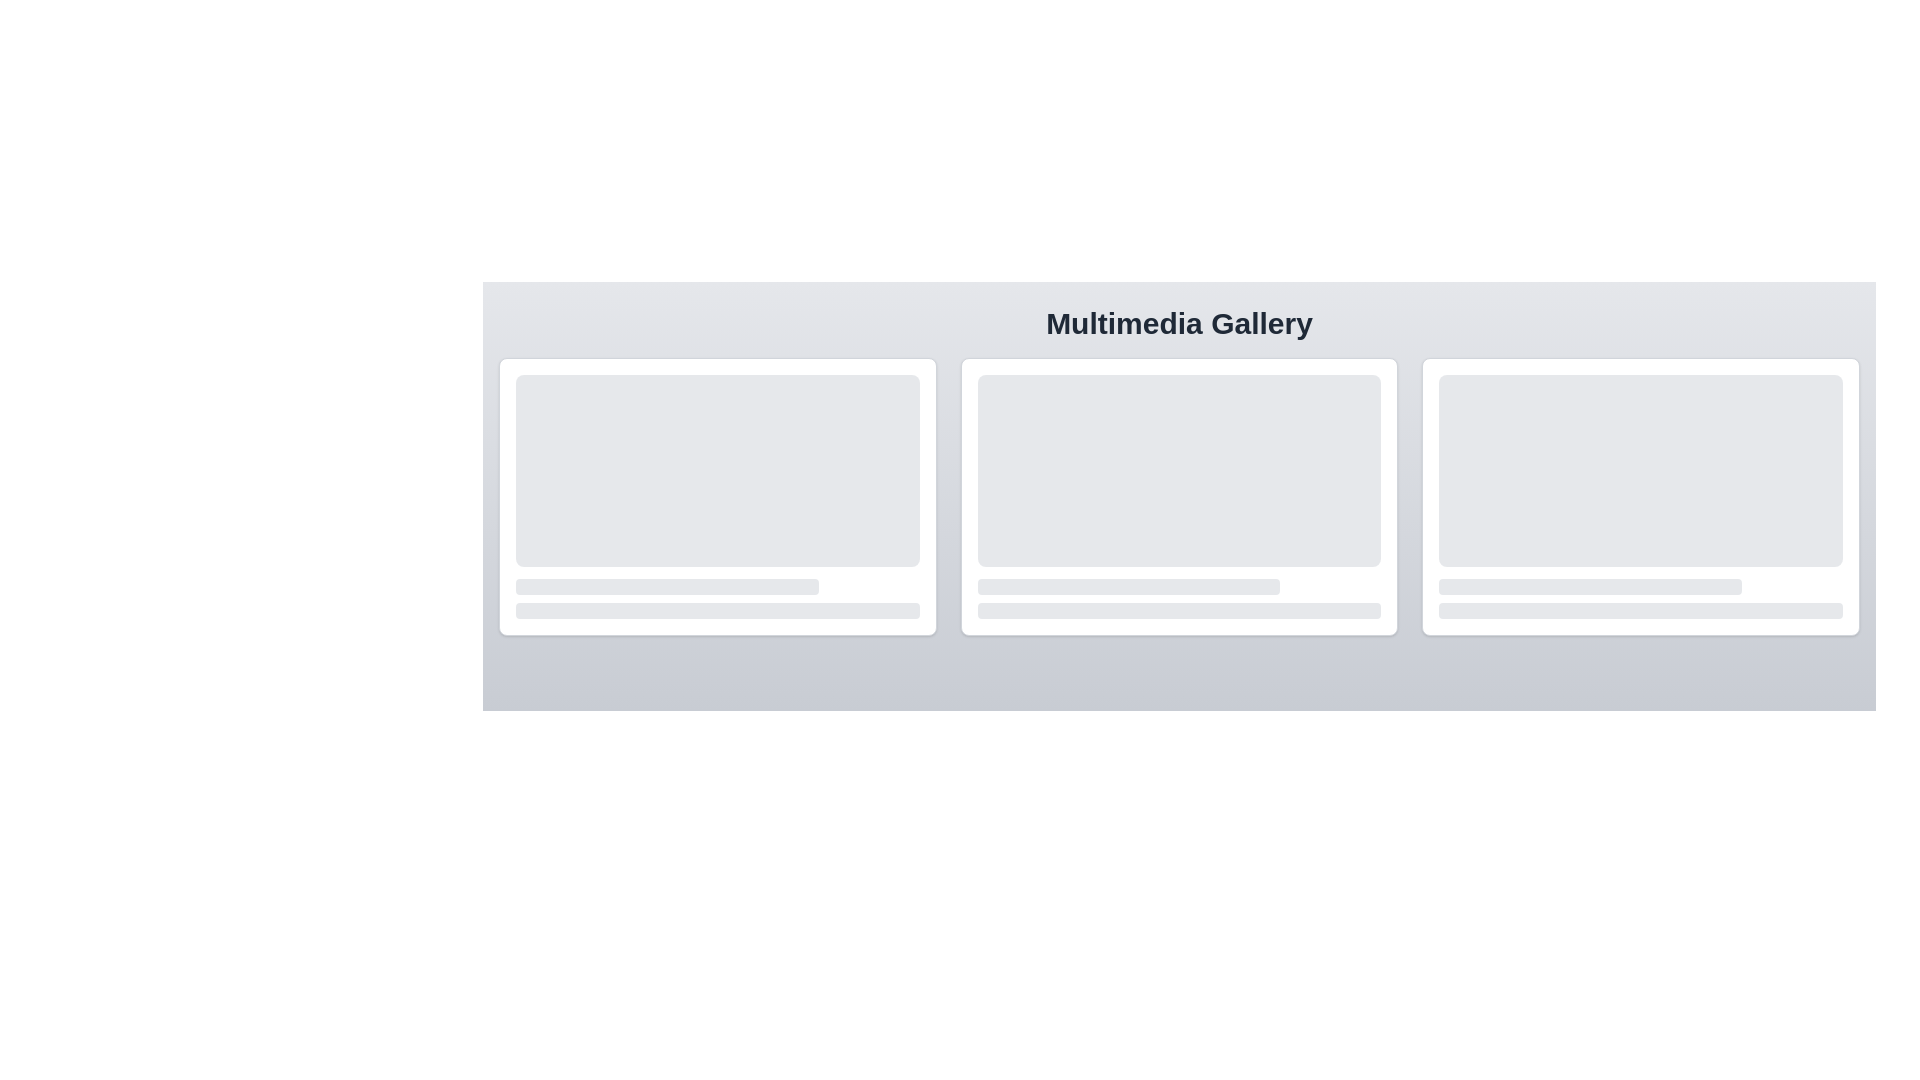  I want to click on the top gray rectangle of the first white card in the grid layout to interact with it, so click(717, 496).